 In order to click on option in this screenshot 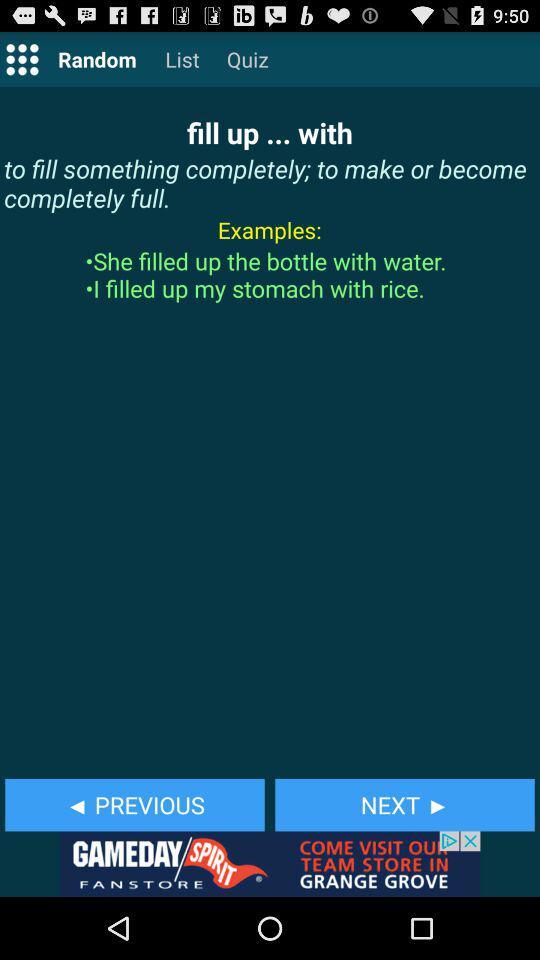, I will do `click(21, 58)`.